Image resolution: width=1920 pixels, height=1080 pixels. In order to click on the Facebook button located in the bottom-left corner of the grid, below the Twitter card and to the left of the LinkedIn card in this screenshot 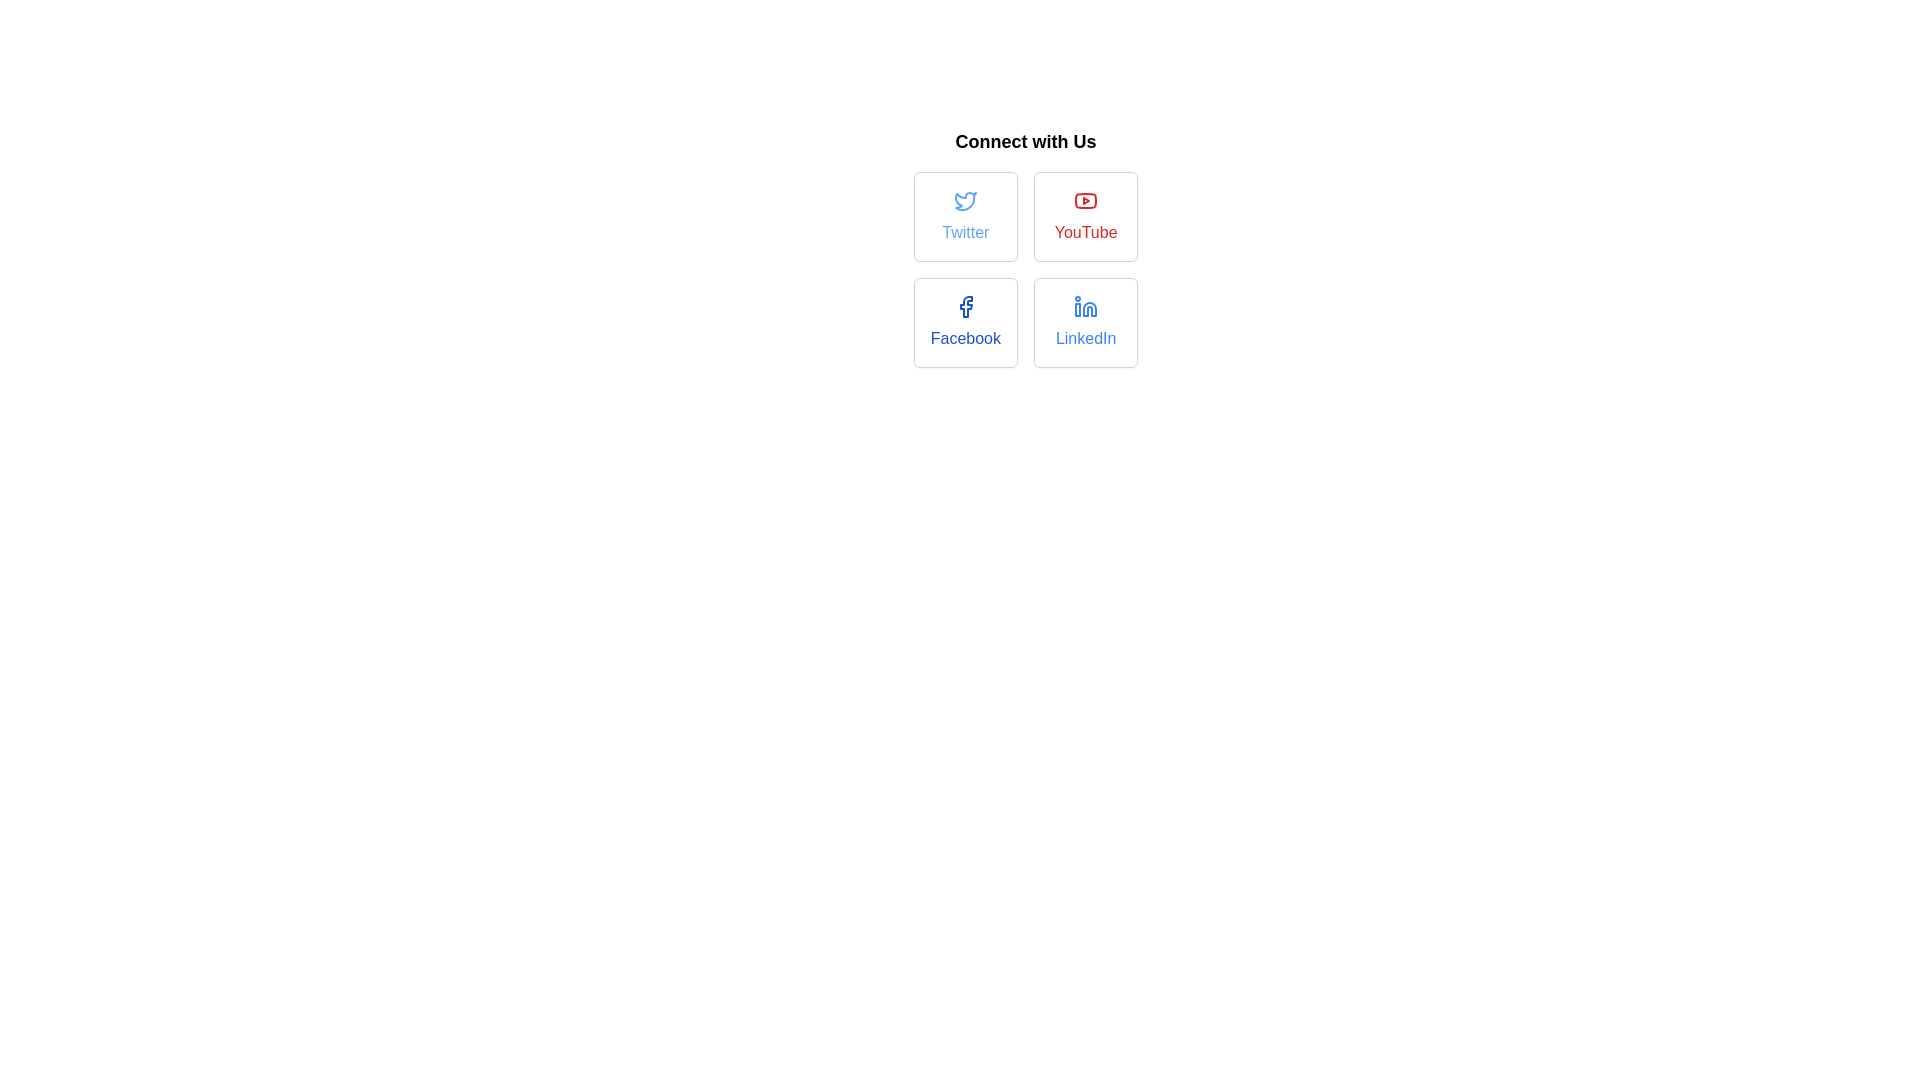, I will do `click(965, 322)`.